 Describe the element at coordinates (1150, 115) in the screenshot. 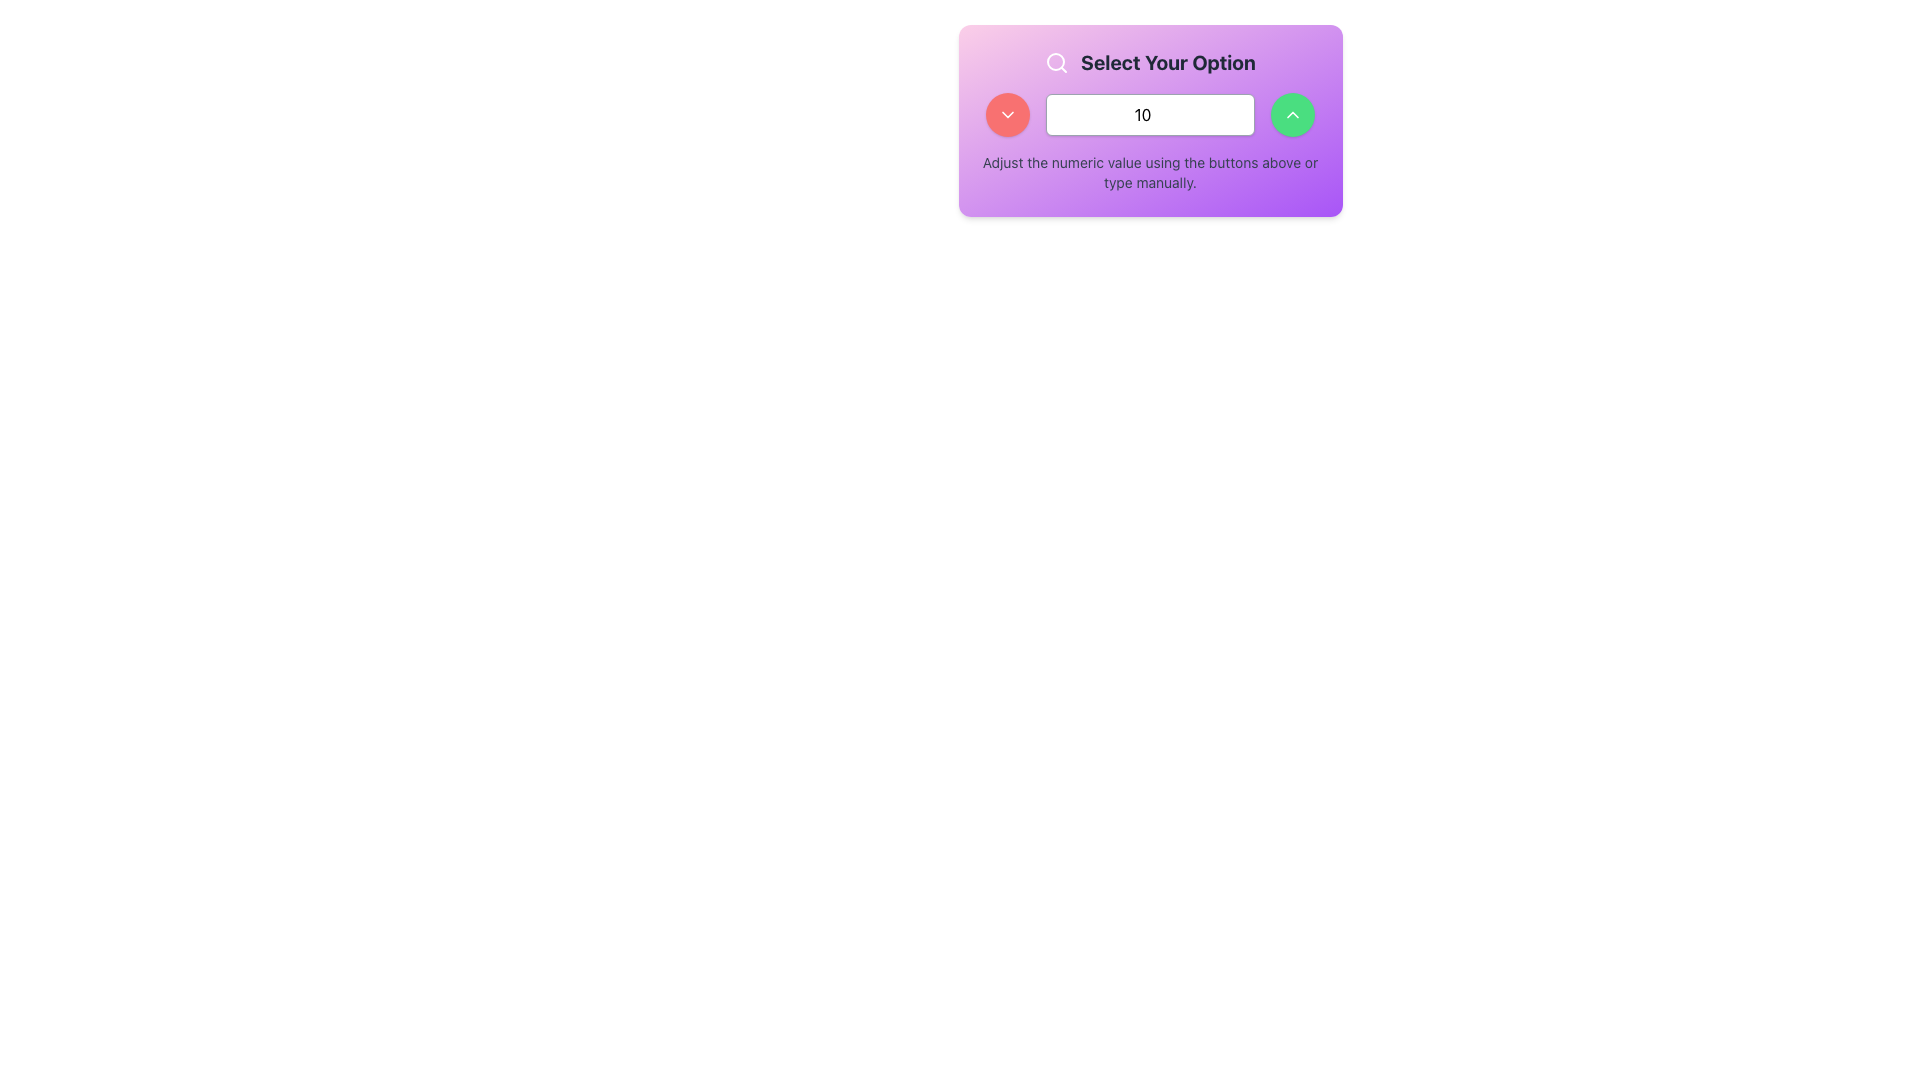

I see `on the text input field for entering a numerical value, currently displaying '10', which is centrally located between two buttons: a red button with a downward arrow on the left and a green button with an upward arrow on the right` at that location.